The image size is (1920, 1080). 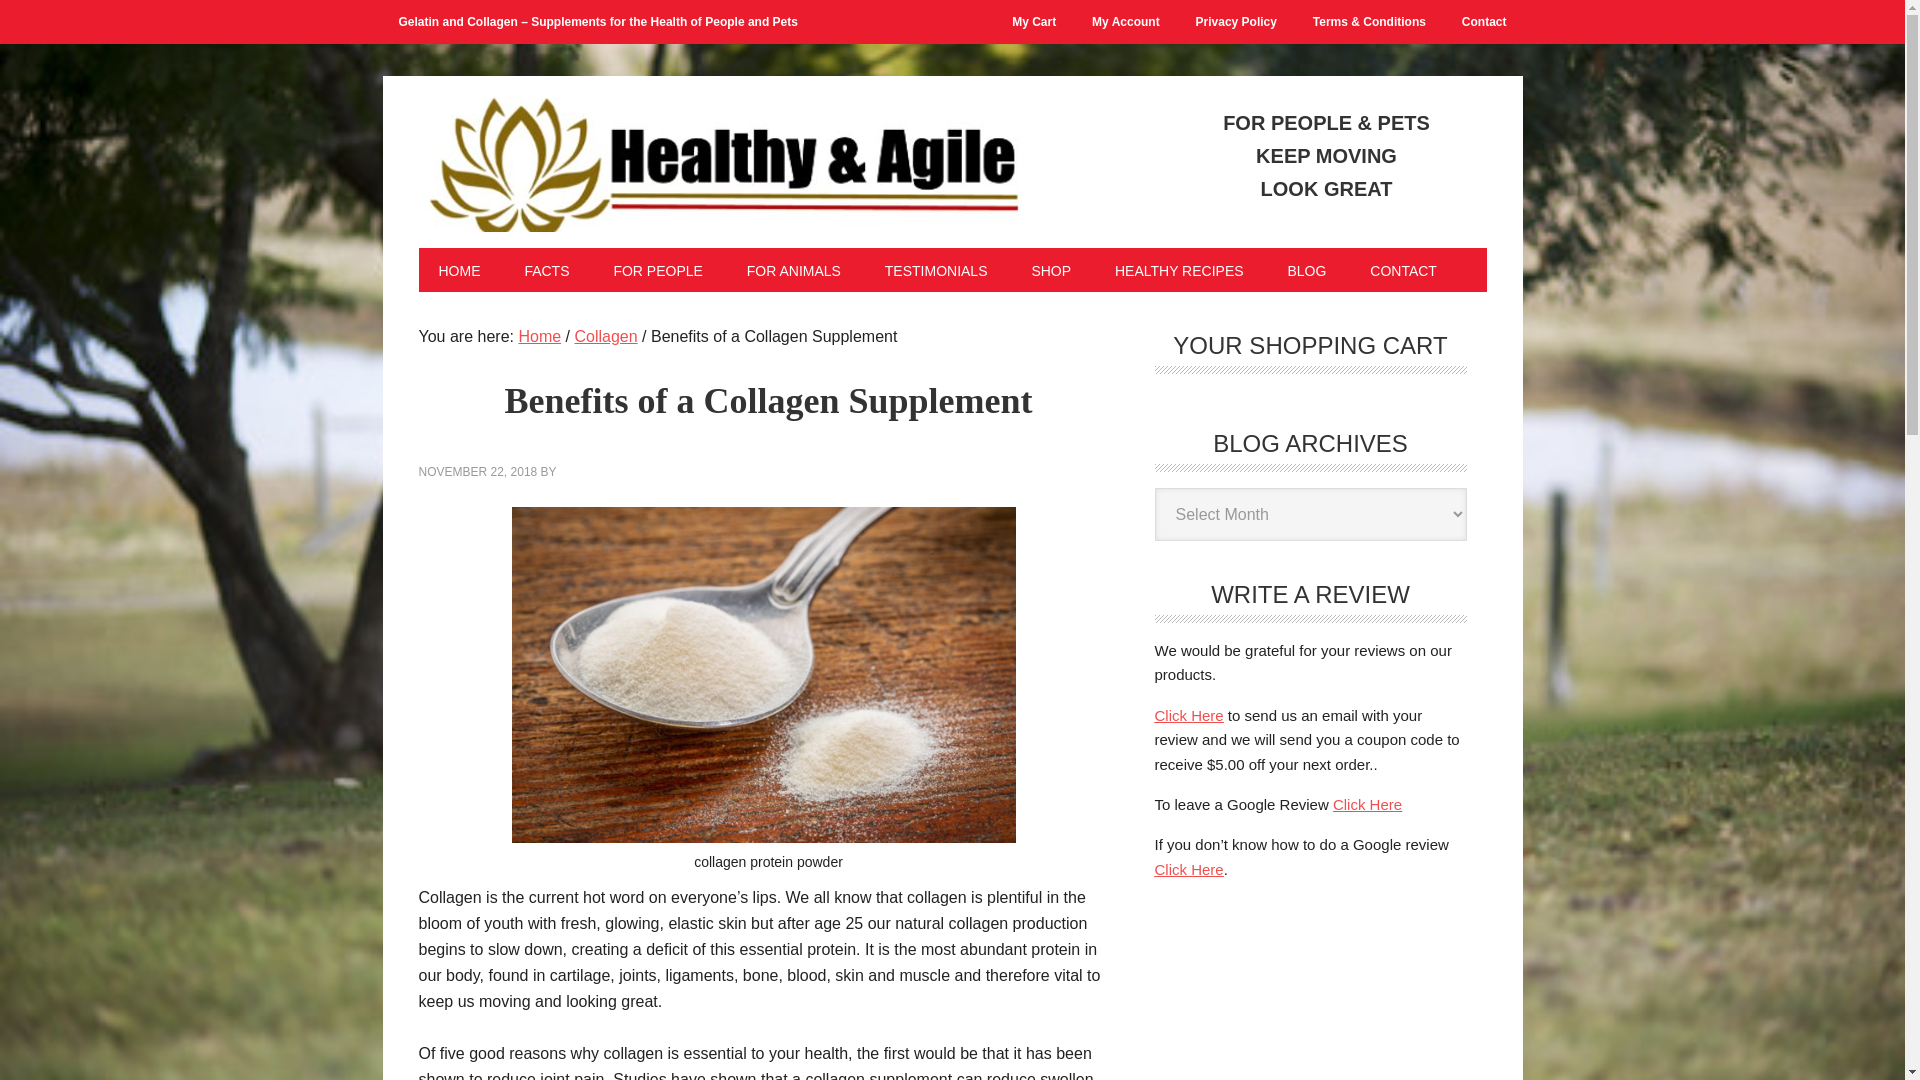 What do you see at coordinates (1368, 22) in the screenshot?
I see `'Terms & Conditions'` at bounding box center [1368, 22].